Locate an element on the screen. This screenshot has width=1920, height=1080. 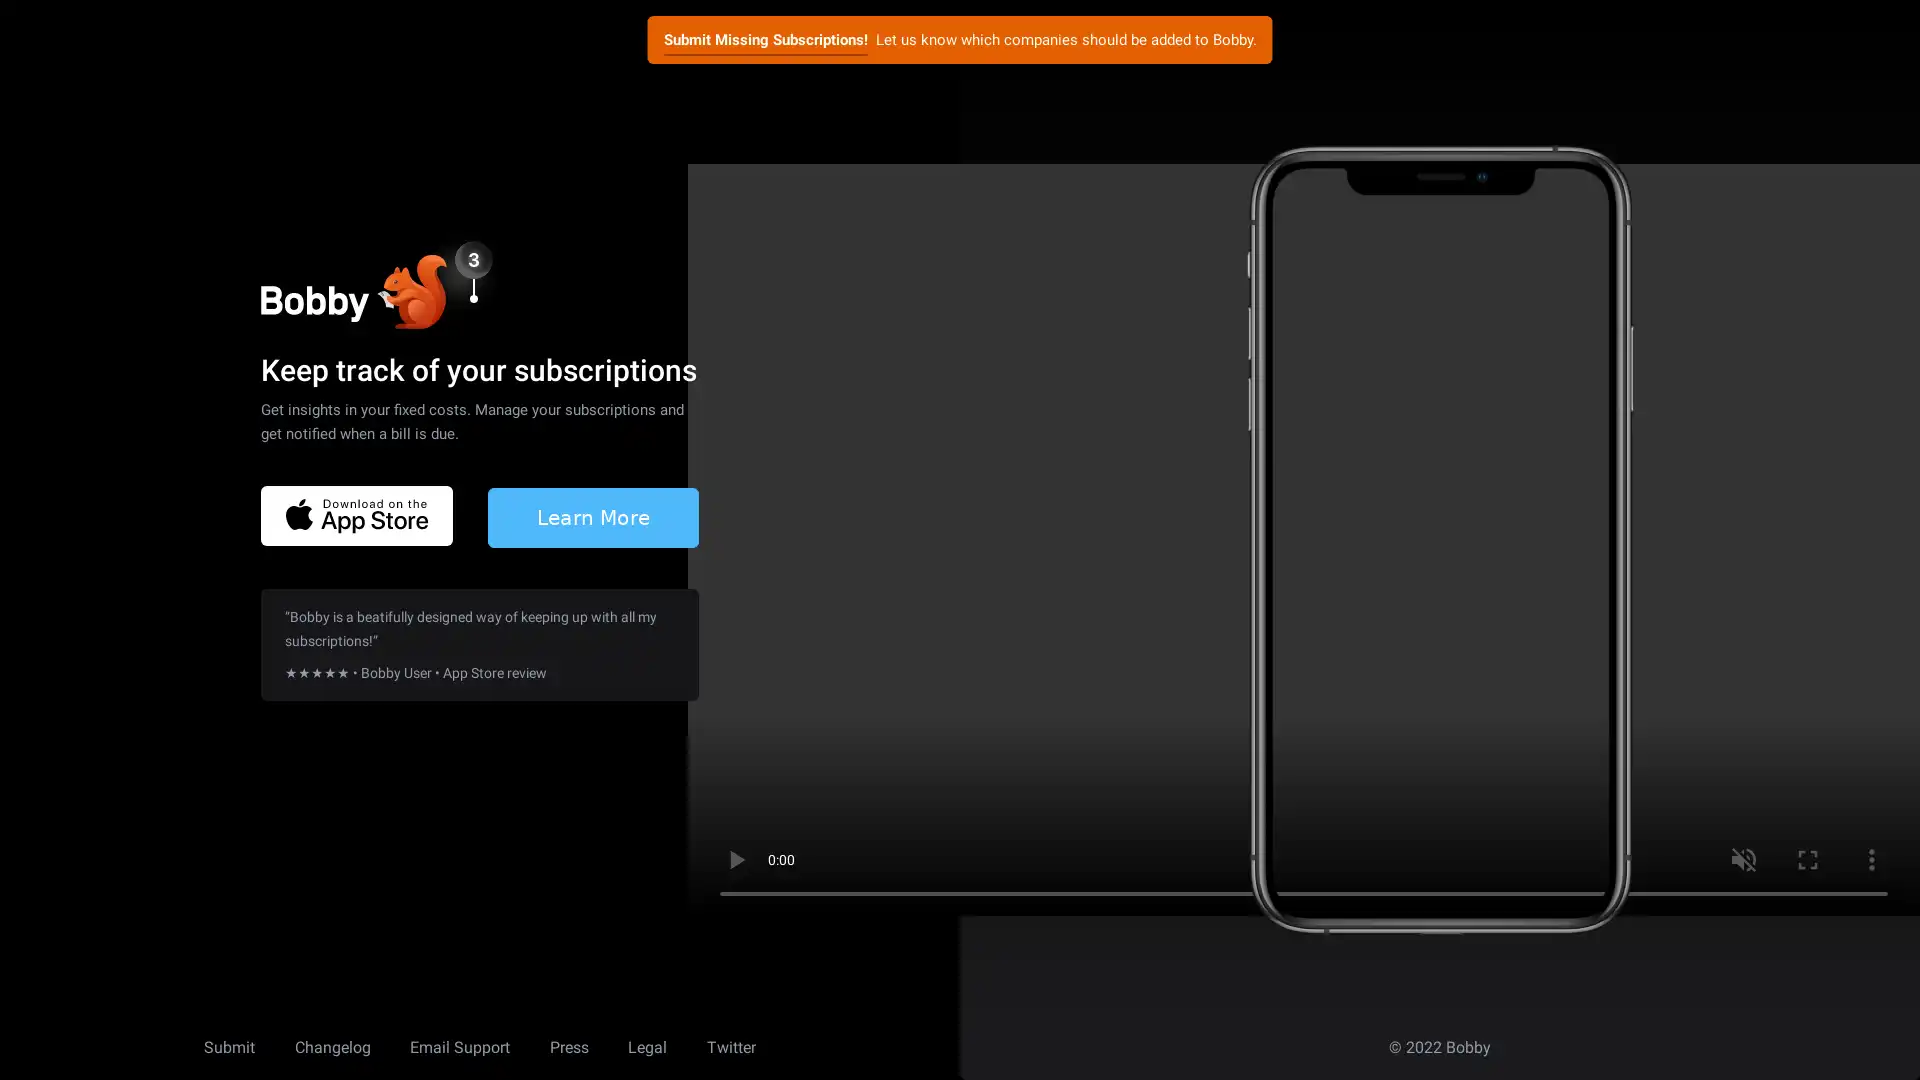
enter full screen is located at coordinates (1808, 859).